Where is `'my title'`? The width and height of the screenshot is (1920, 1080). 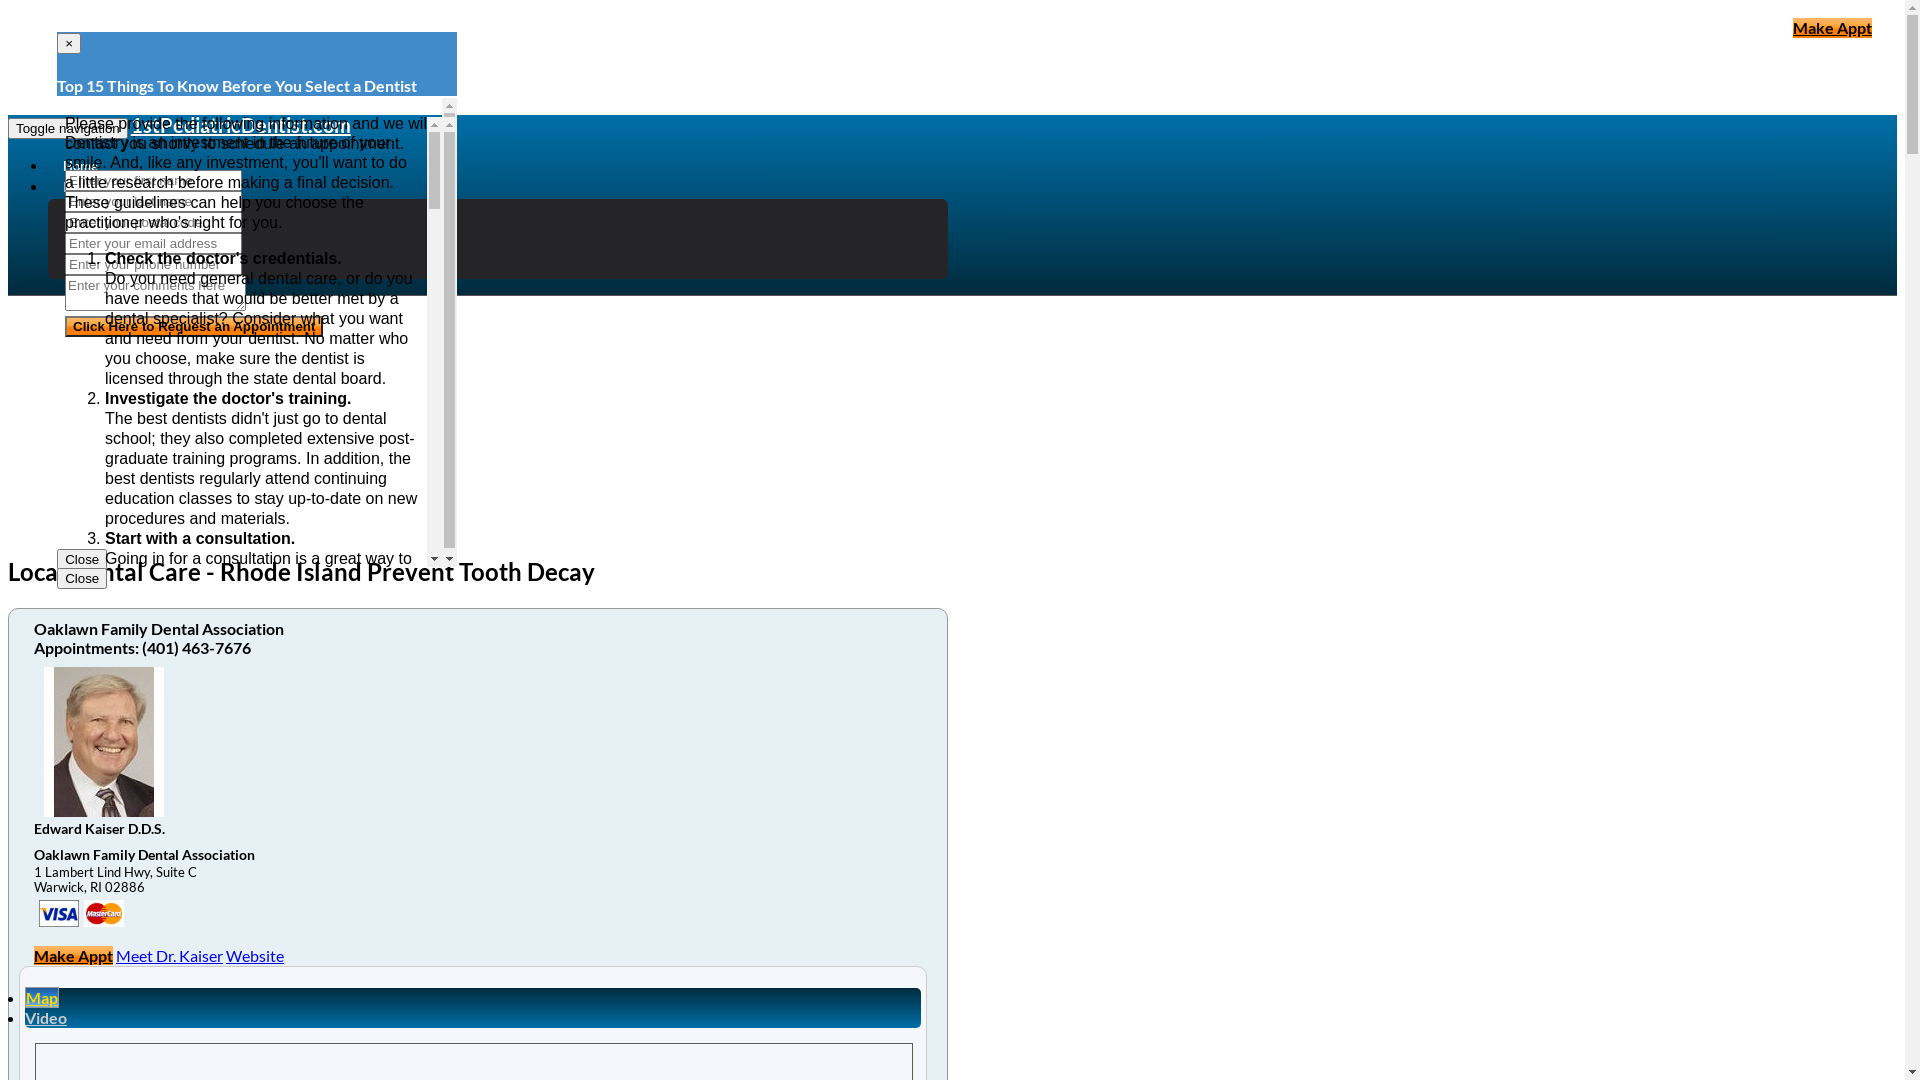
'my title' is located at coordinates (58, 913).